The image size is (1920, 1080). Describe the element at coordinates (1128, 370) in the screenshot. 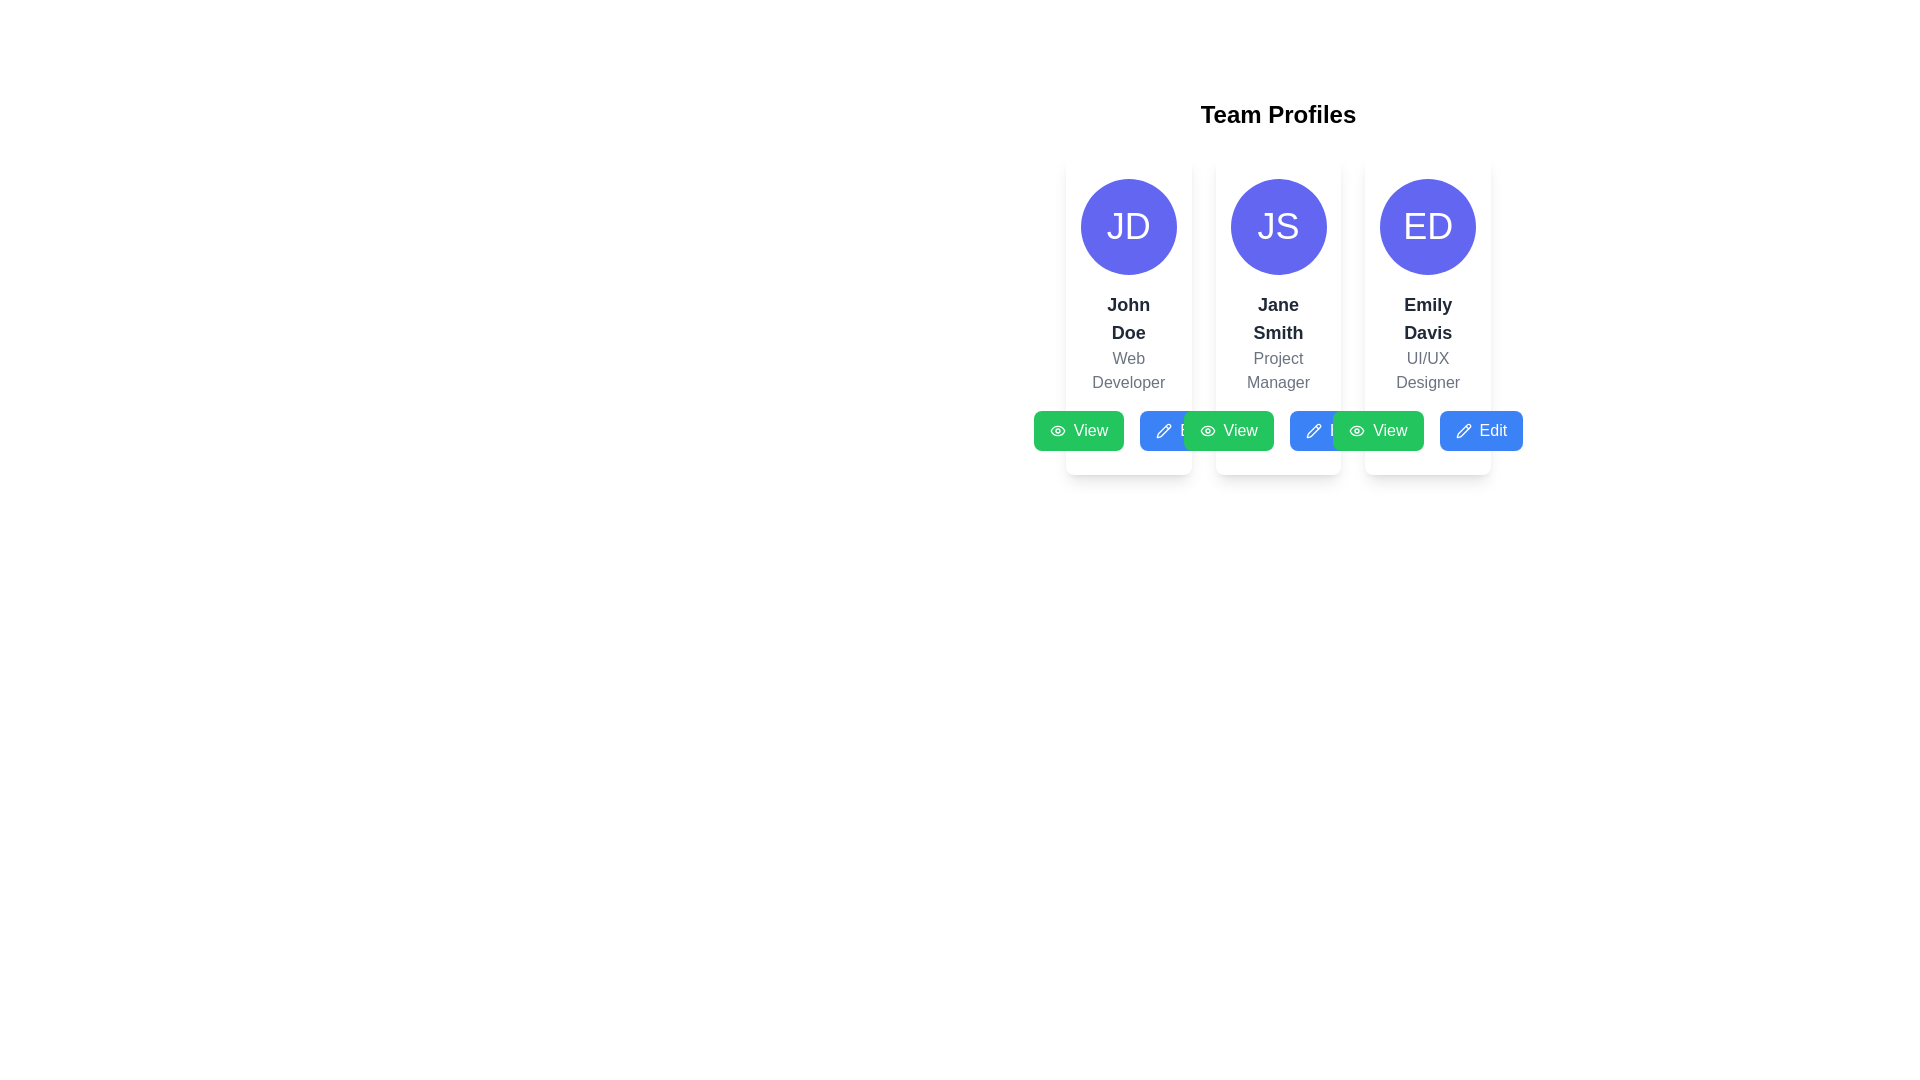

I see `the text label indicating the professional role or title of the individual in the profile card` at that location.